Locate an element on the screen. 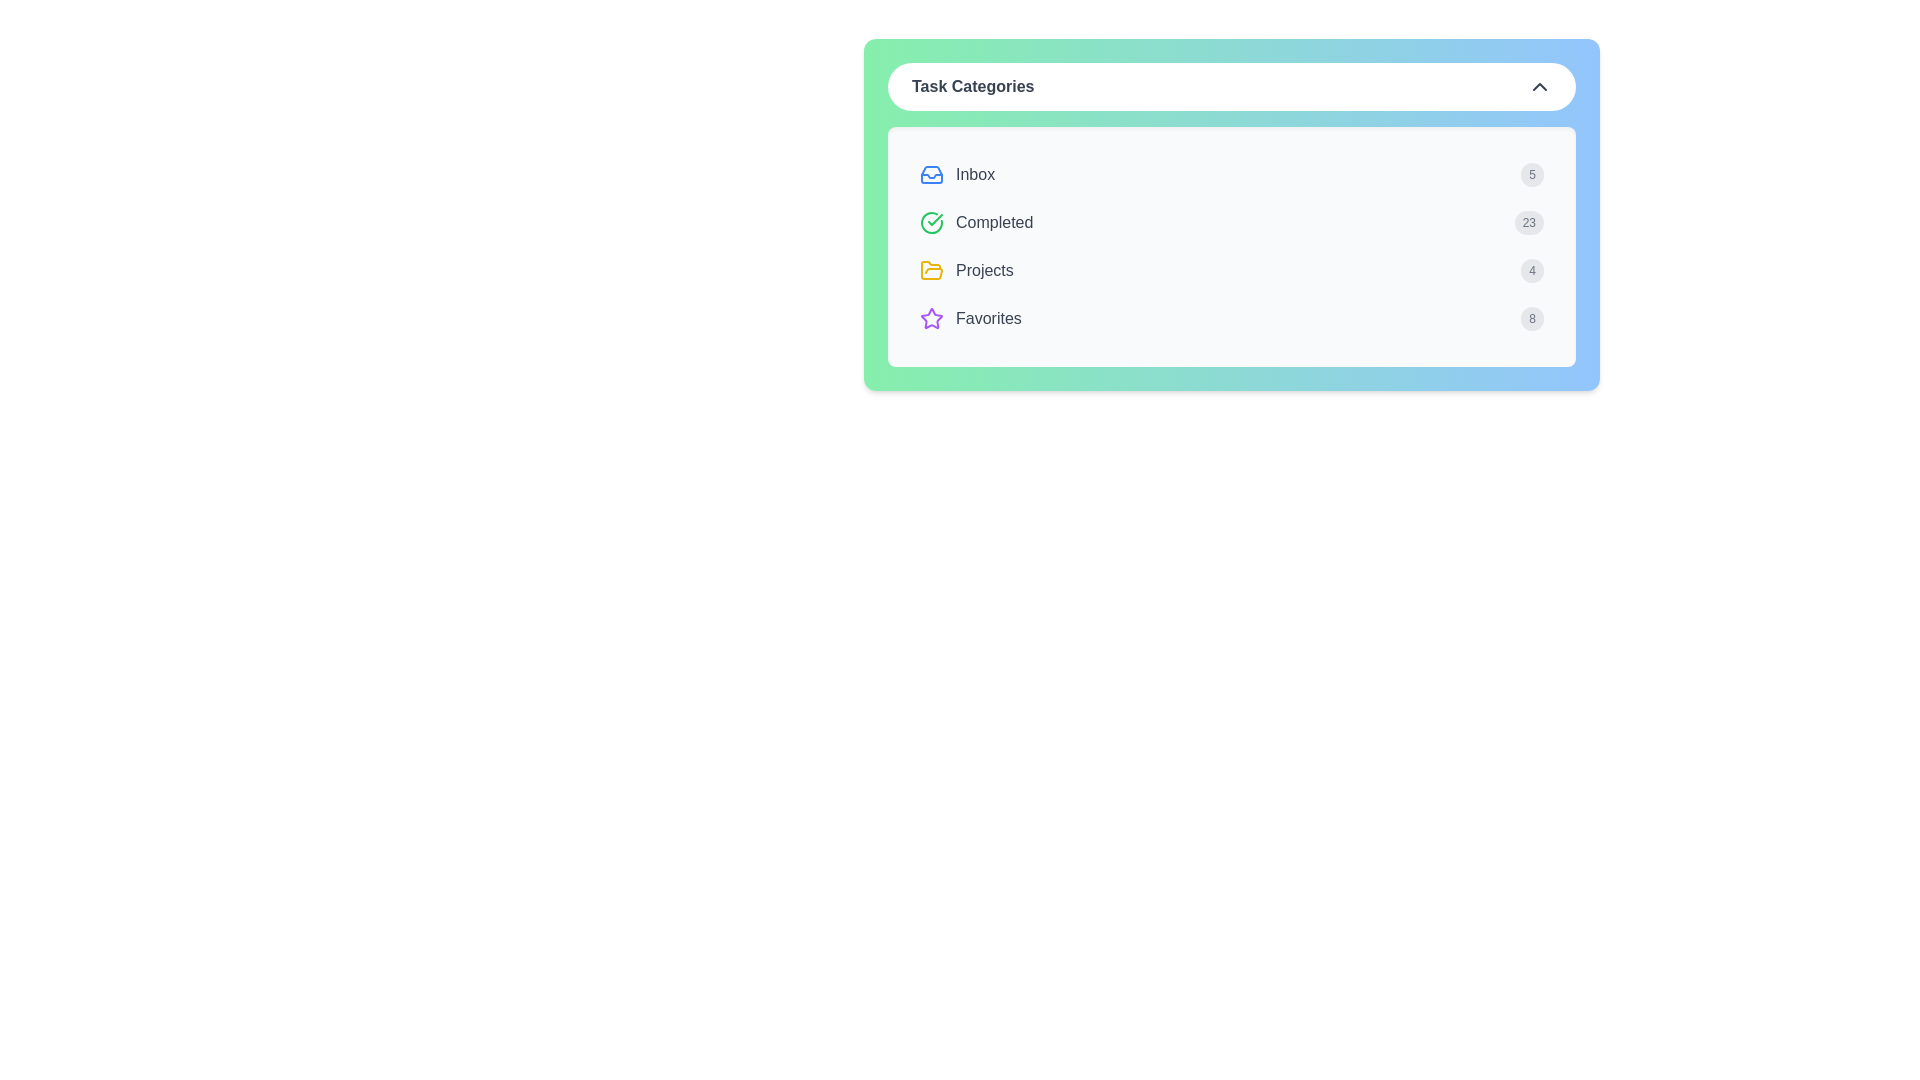 The width and height of the screenshot is (1920, 1080). the Badge displaying the count of items or tasks associated with the 'Projects' category is located at coordinates (1531, 270).